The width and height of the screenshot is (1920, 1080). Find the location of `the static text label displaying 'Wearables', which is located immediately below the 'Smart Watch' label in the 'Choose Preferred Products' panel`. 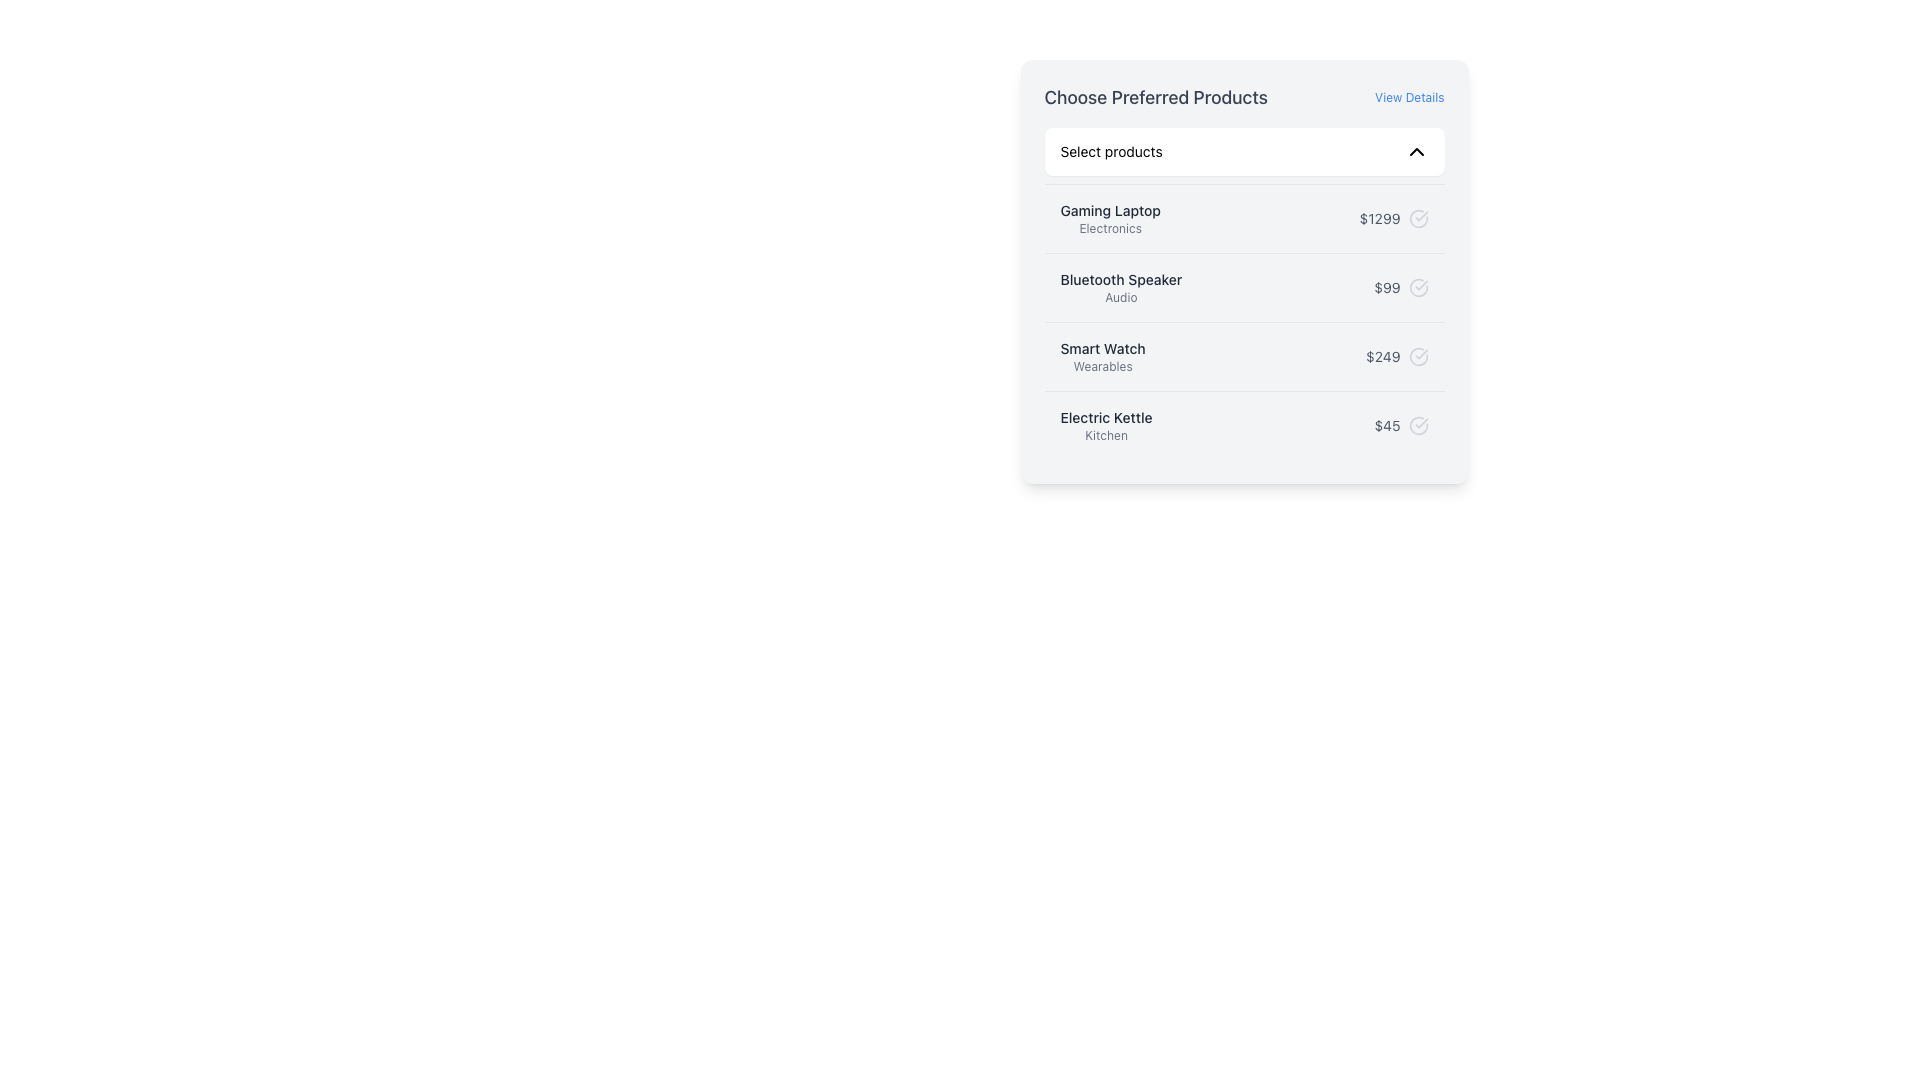

the static text label displaying 'Wearables', which is located immediately below the 'Smart Watch' label in the 'Choose Preferred Products' panel is located at coordinates (1102, 366).